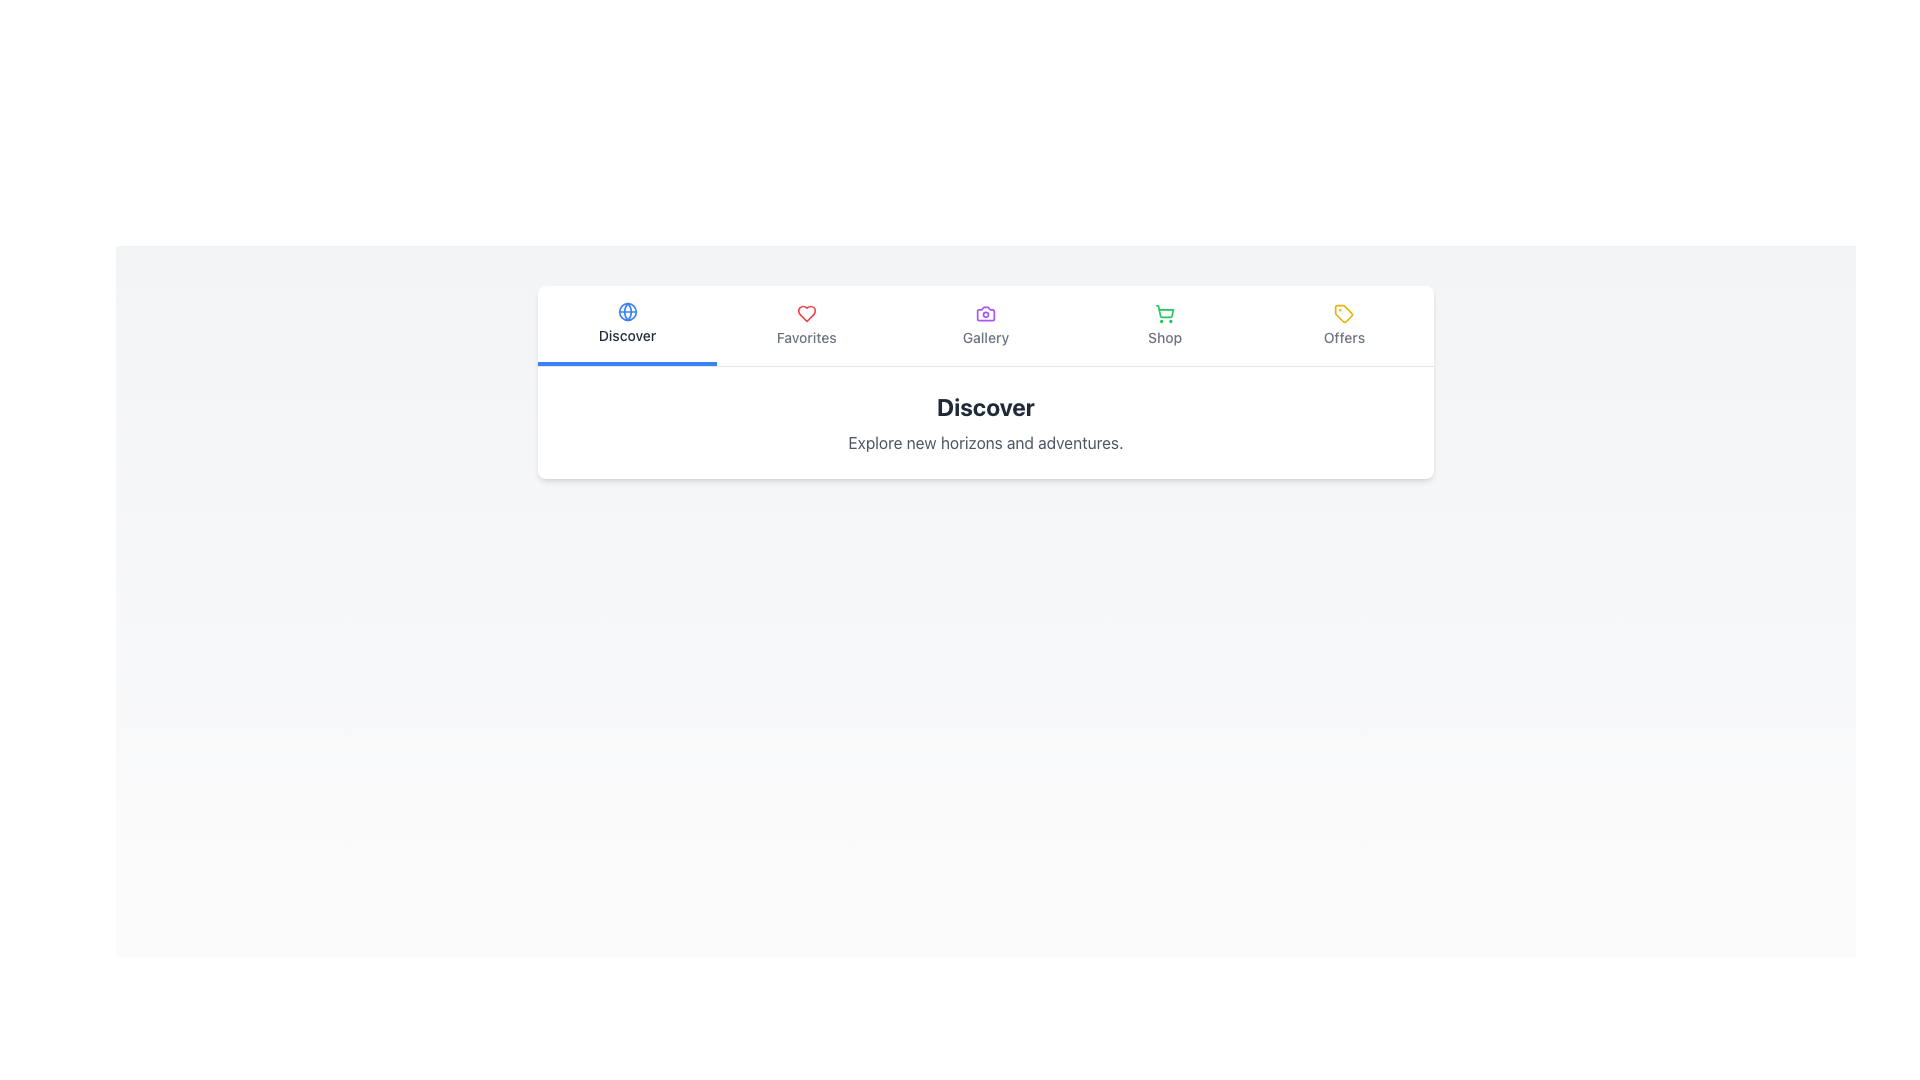  I want to click on the 'Offers' menu icon, which is positioned to the far-right in the navigation bar above the text 'Offers', so click(1344, 313).